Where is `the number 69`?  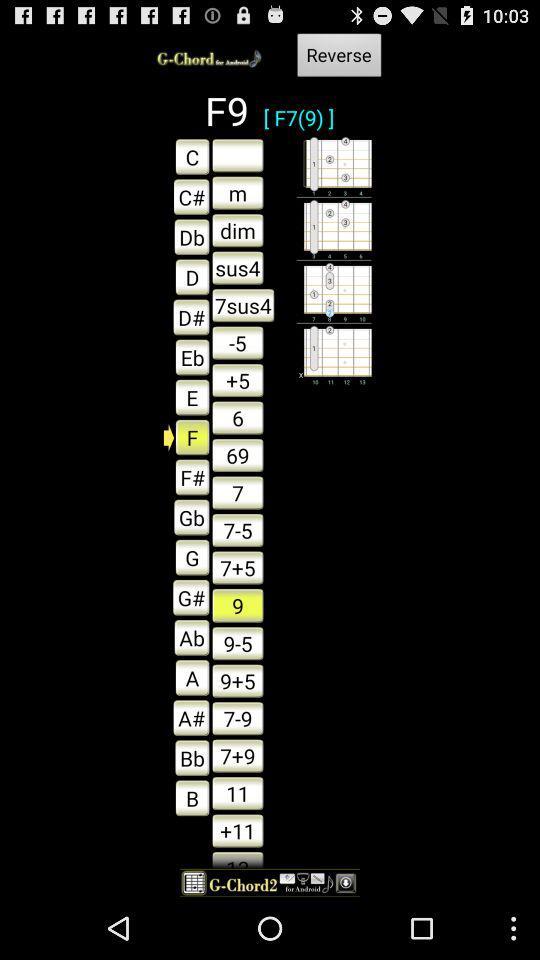 the number 69 is located at coordinates (237, 455).